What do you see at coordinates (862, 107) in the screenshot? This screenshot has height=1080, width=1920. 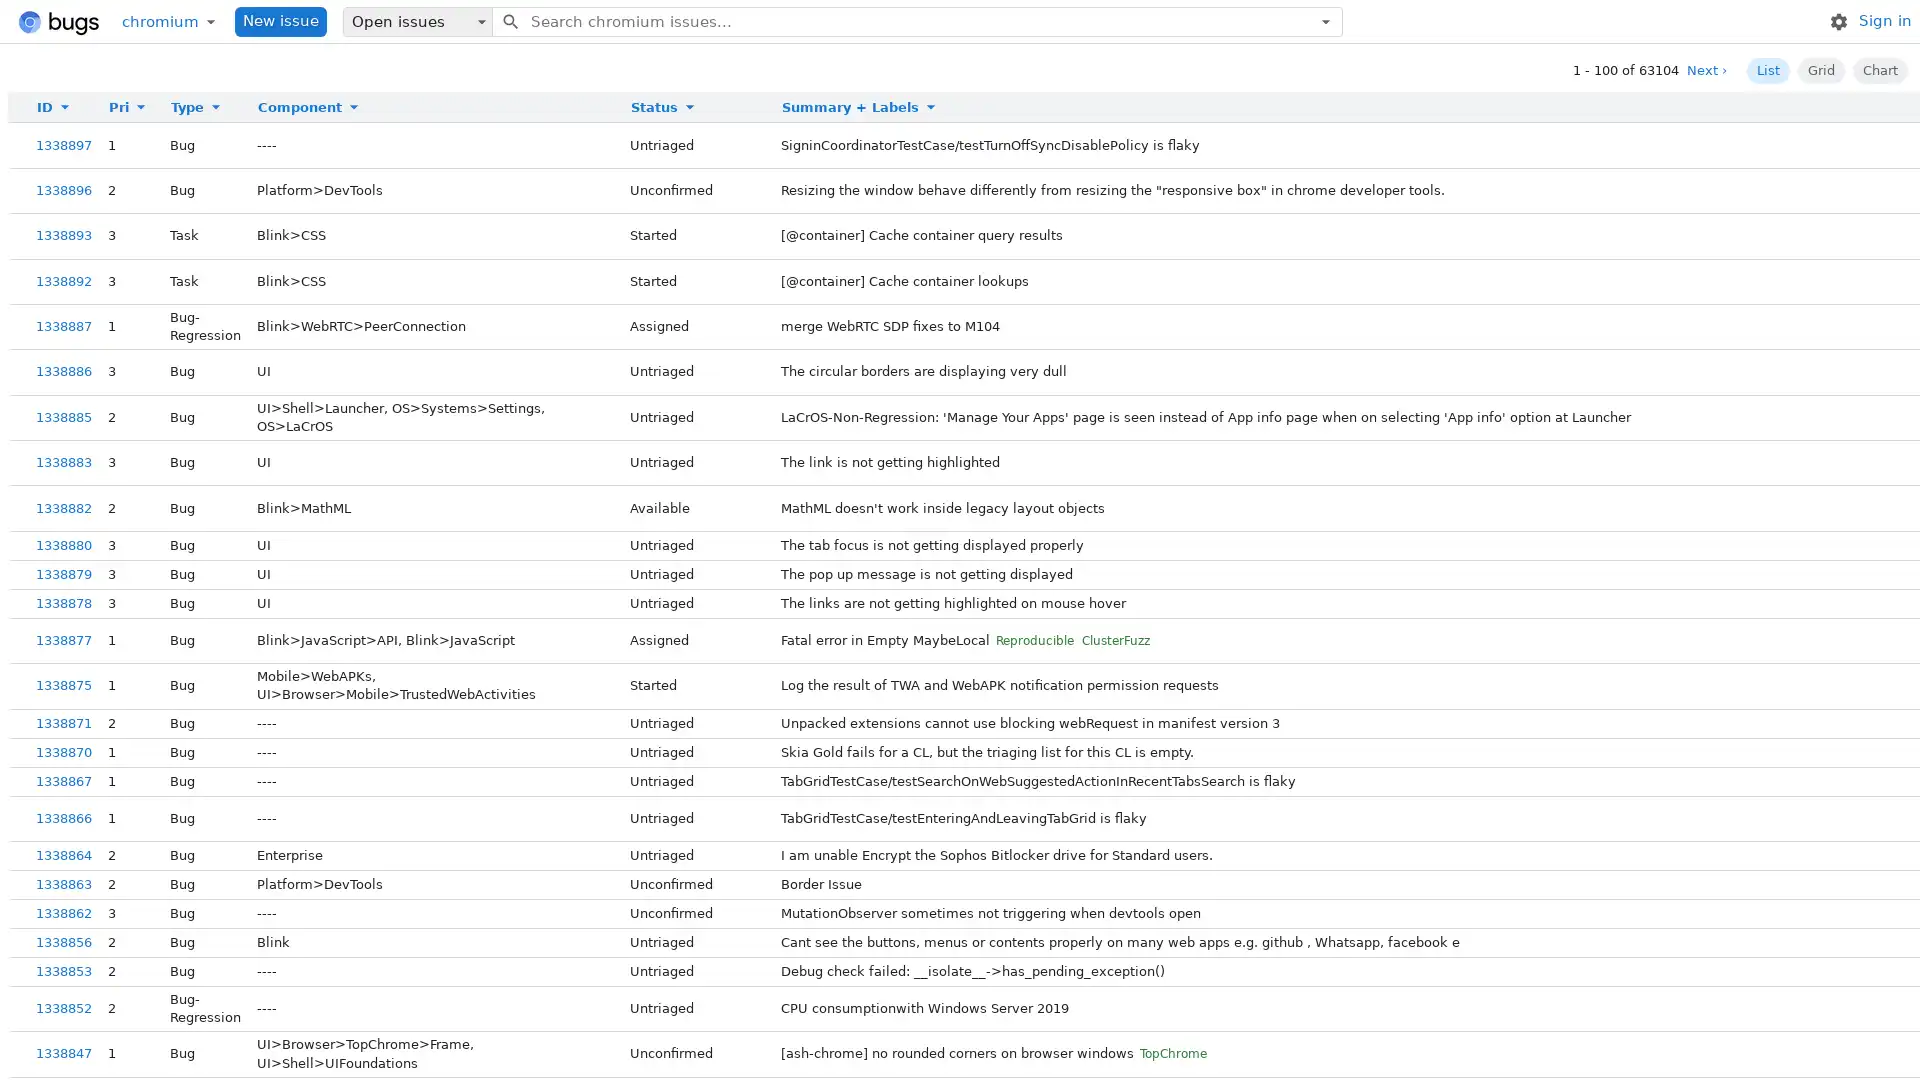 I see `Summary + Labels` at bounding box center [862, 107].